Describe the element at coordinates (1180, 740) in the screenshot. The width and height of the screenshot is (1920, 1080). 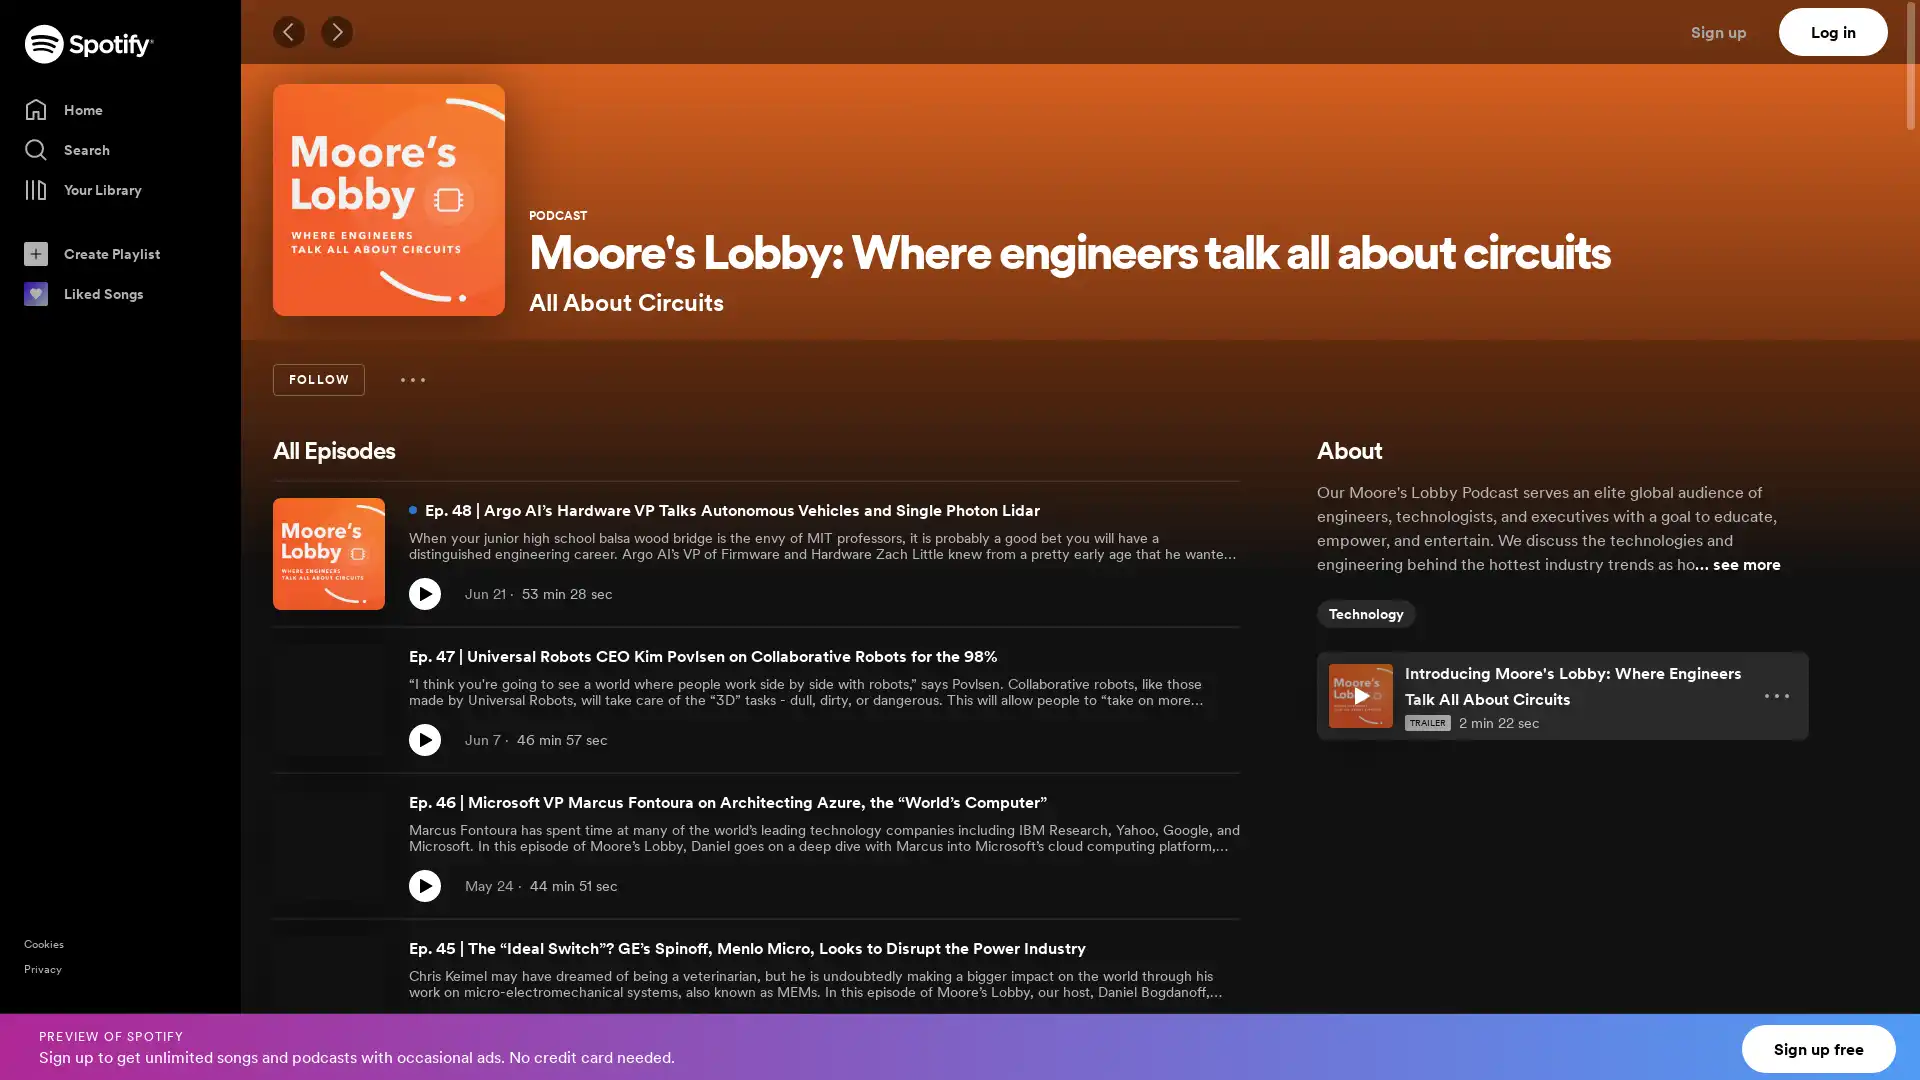
I see `Share` at that location.